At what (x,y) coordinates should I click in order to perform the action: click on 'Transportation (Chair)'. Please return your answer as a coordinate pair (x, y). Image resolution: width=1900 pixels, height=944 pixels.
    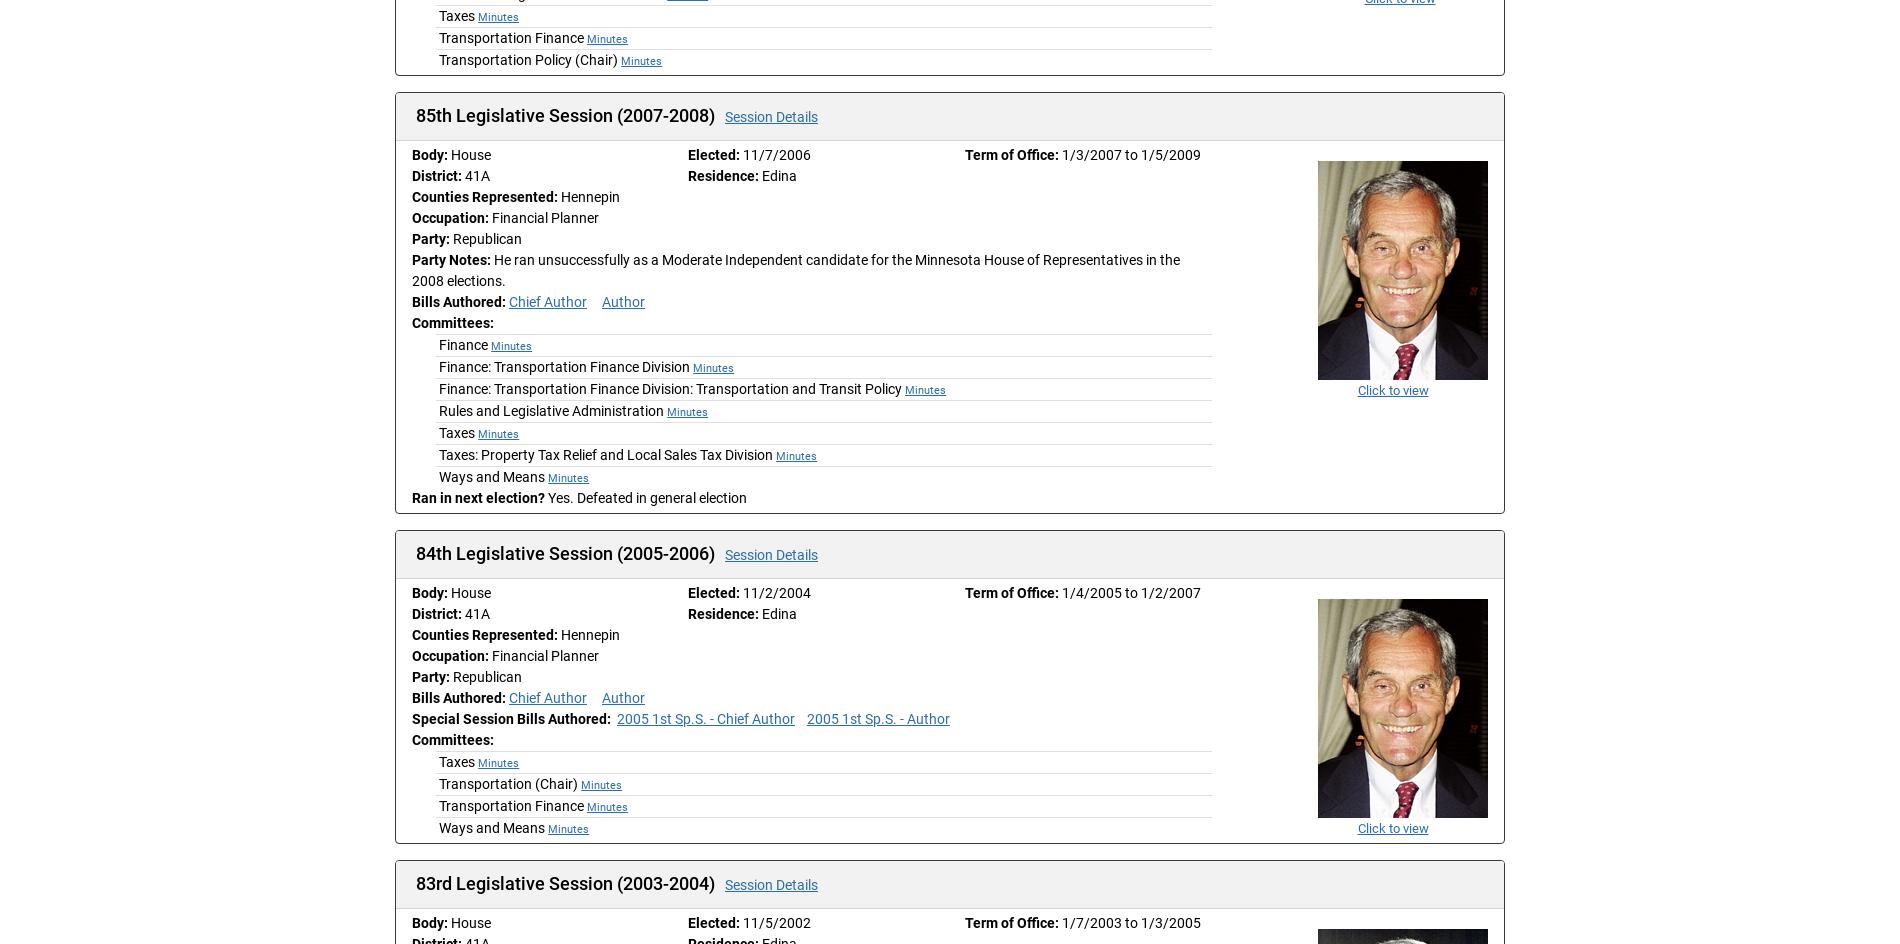
    Looking at the image, I should click on (438, 782).